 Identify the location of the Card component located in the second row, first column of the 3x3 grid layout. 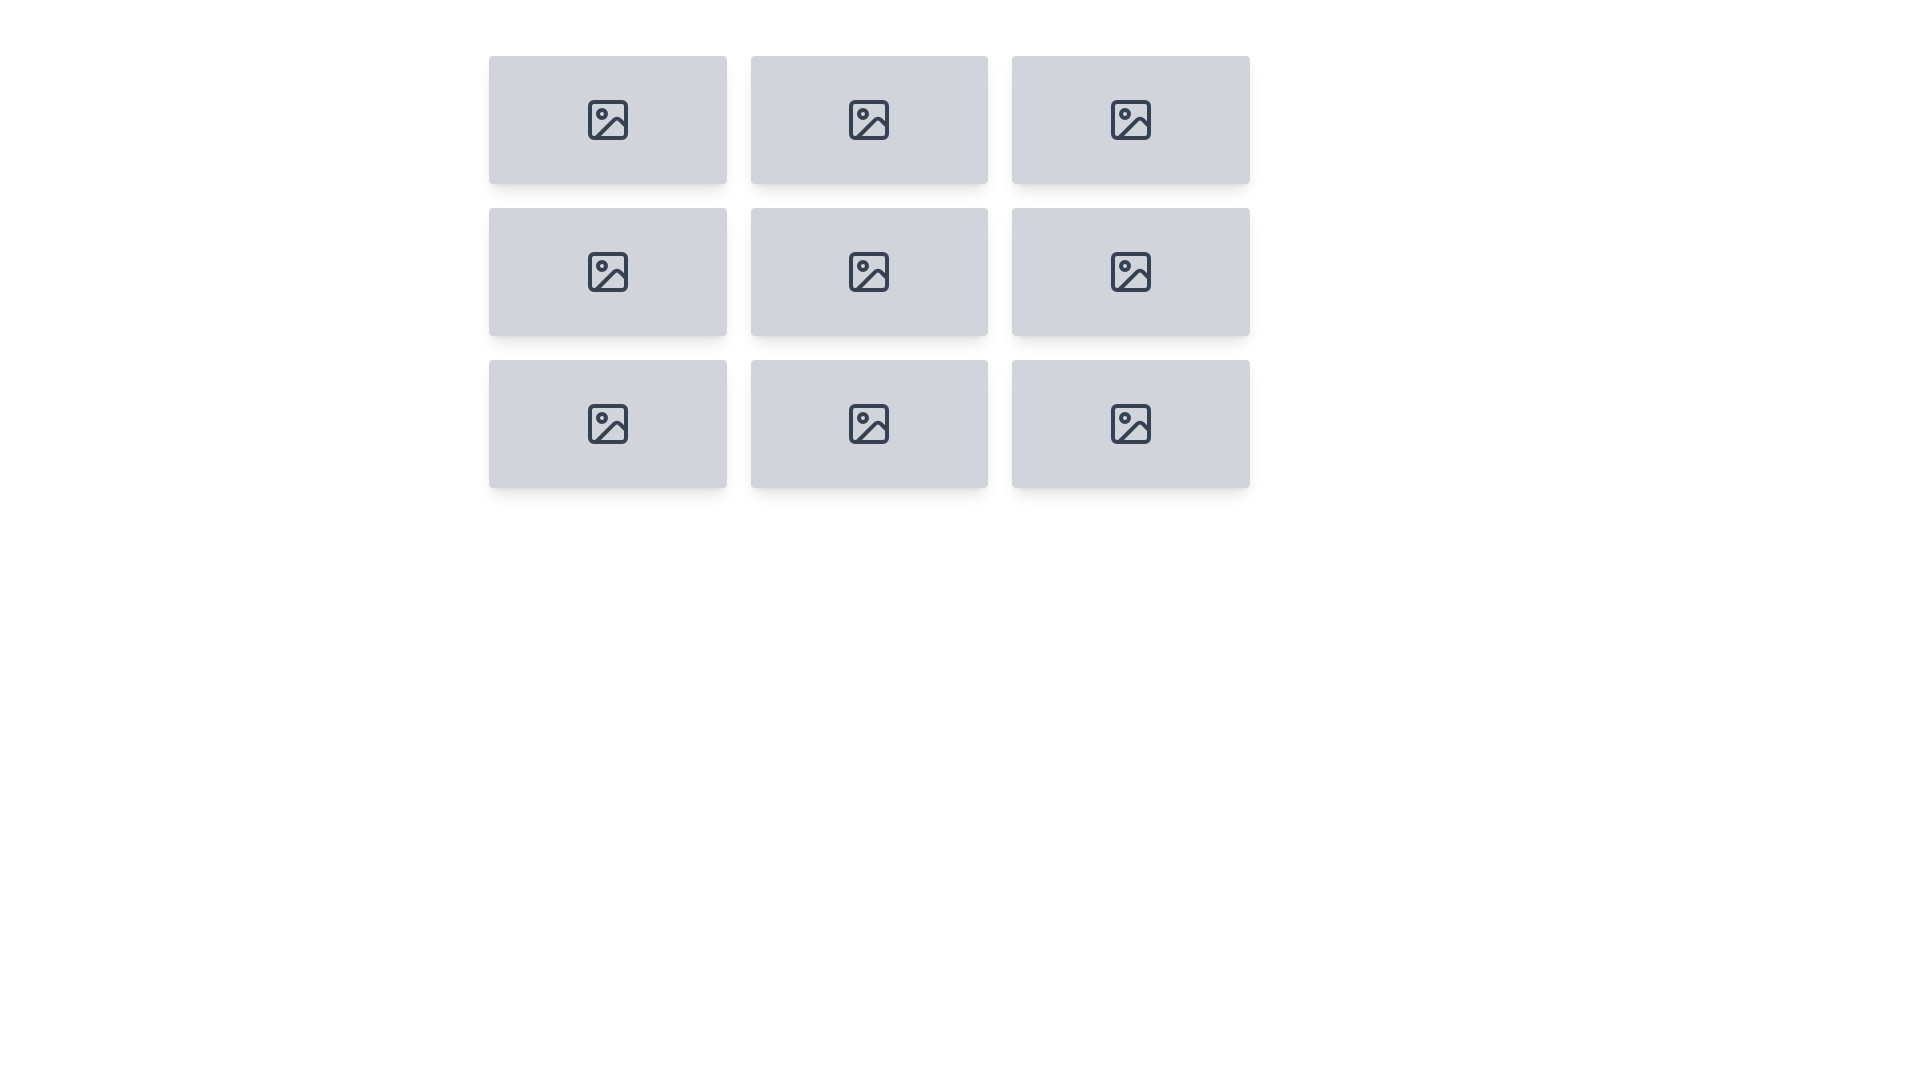
(606, 272).